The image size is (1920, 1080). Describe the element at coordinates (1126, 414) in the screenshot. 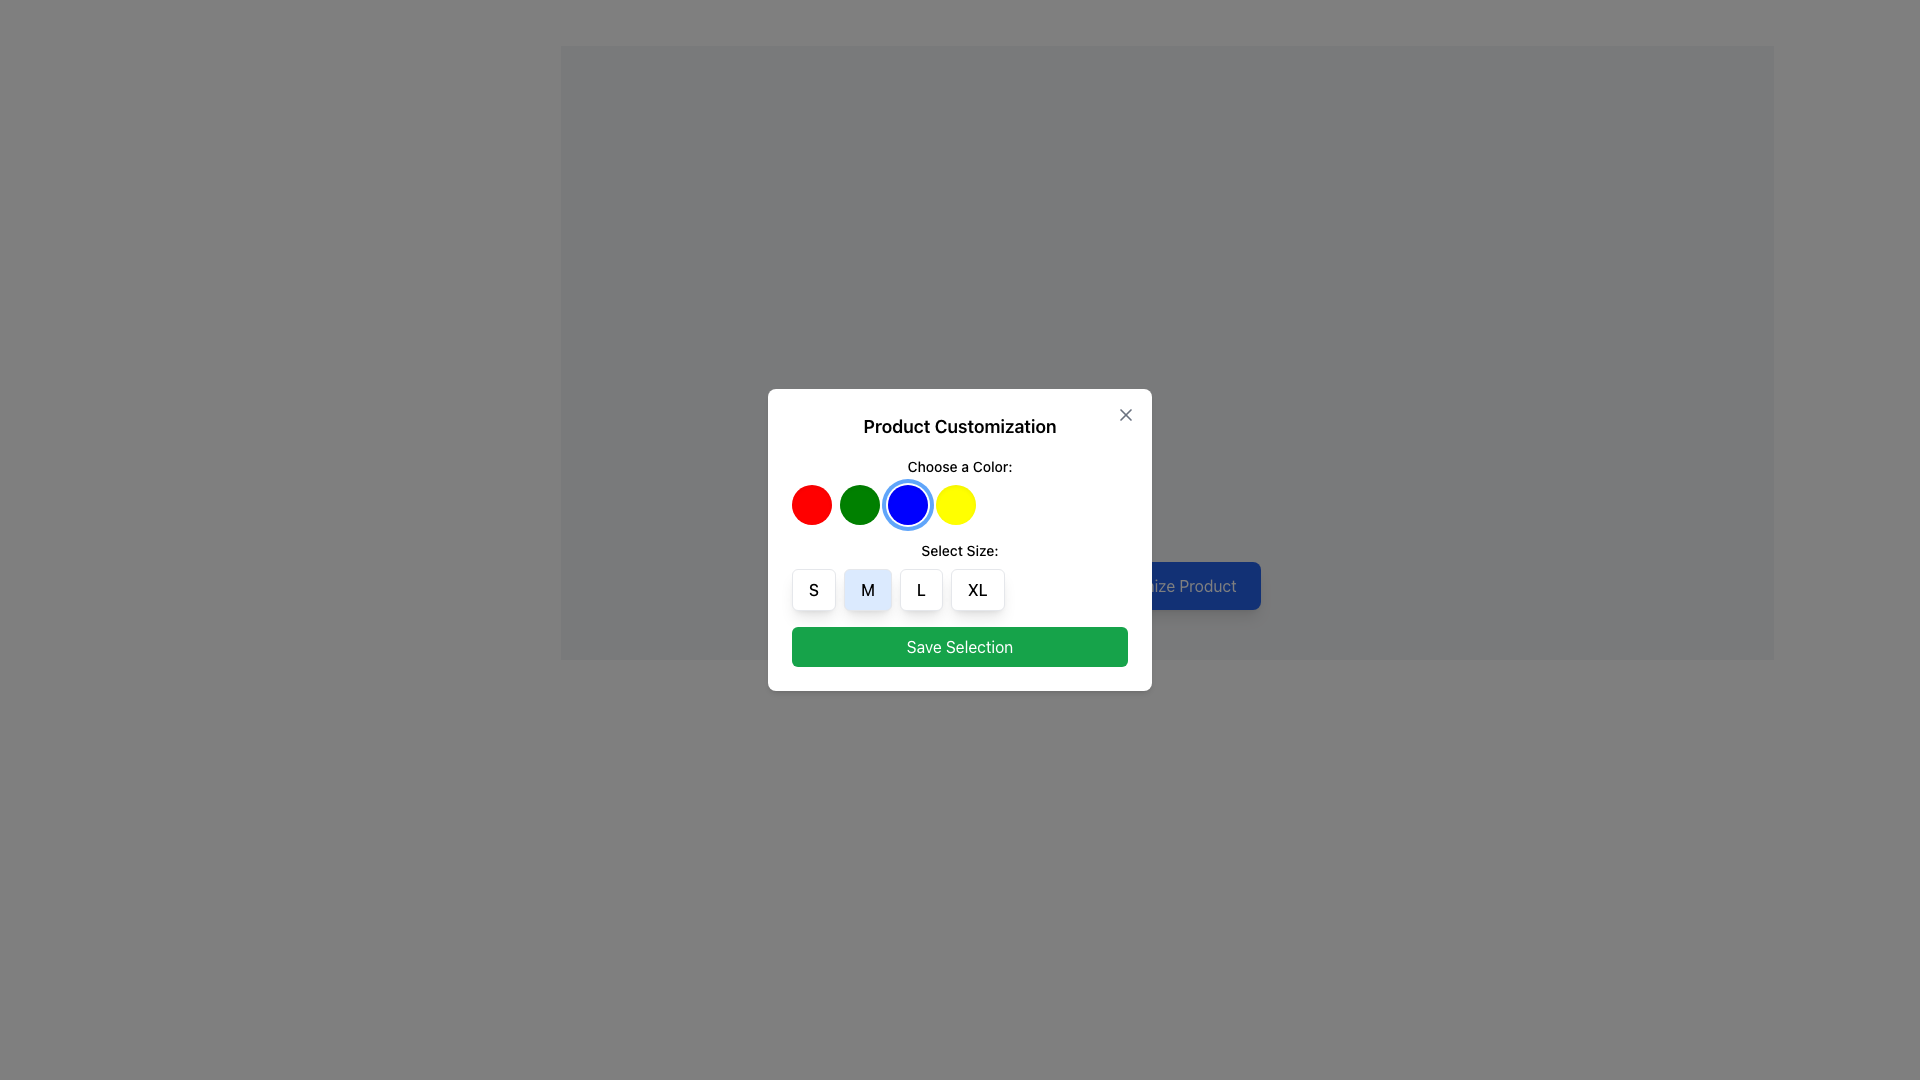

I see `the close button located at the top-right corner of the modal to observe the color change to red` at that location.